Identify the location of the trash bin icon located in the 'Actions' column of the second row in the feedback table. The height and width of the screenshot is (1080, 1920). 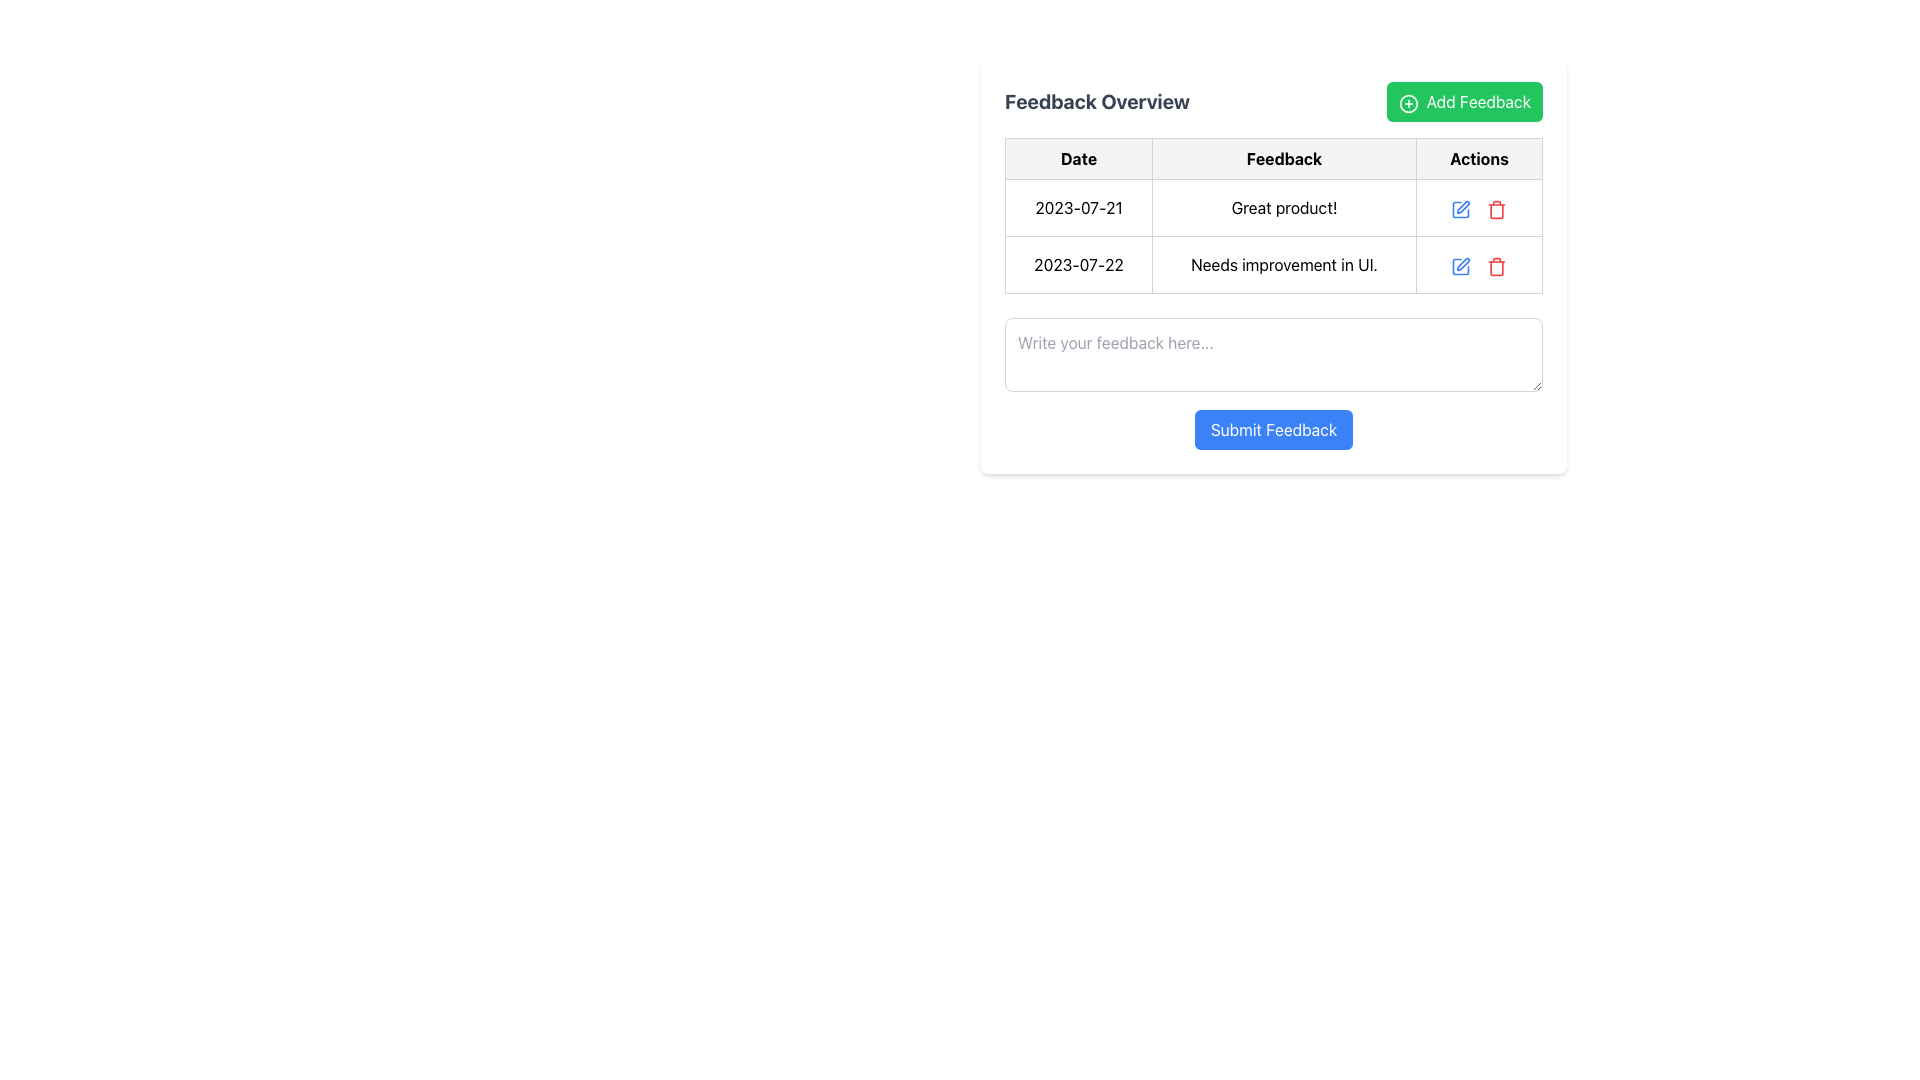
(1497, 265).